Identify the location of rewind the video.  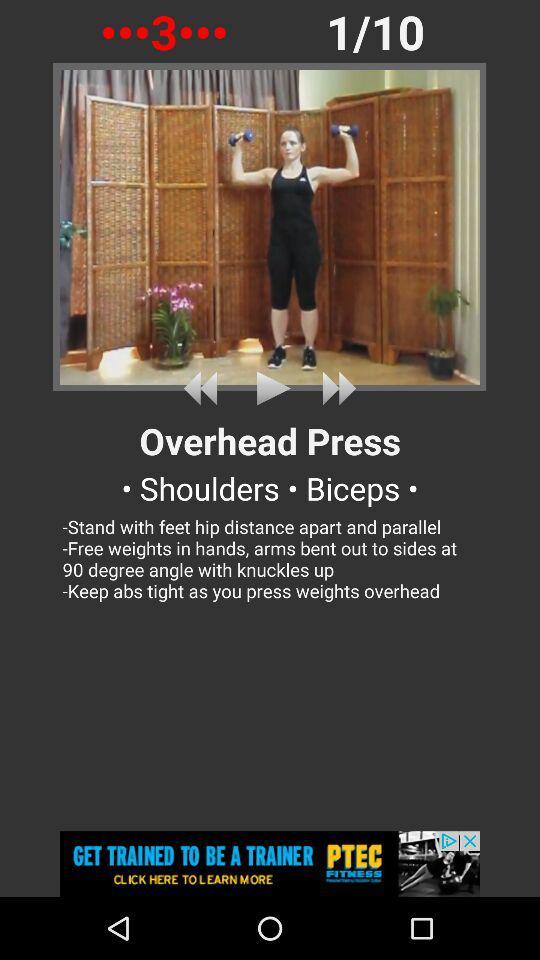
(203, 387).